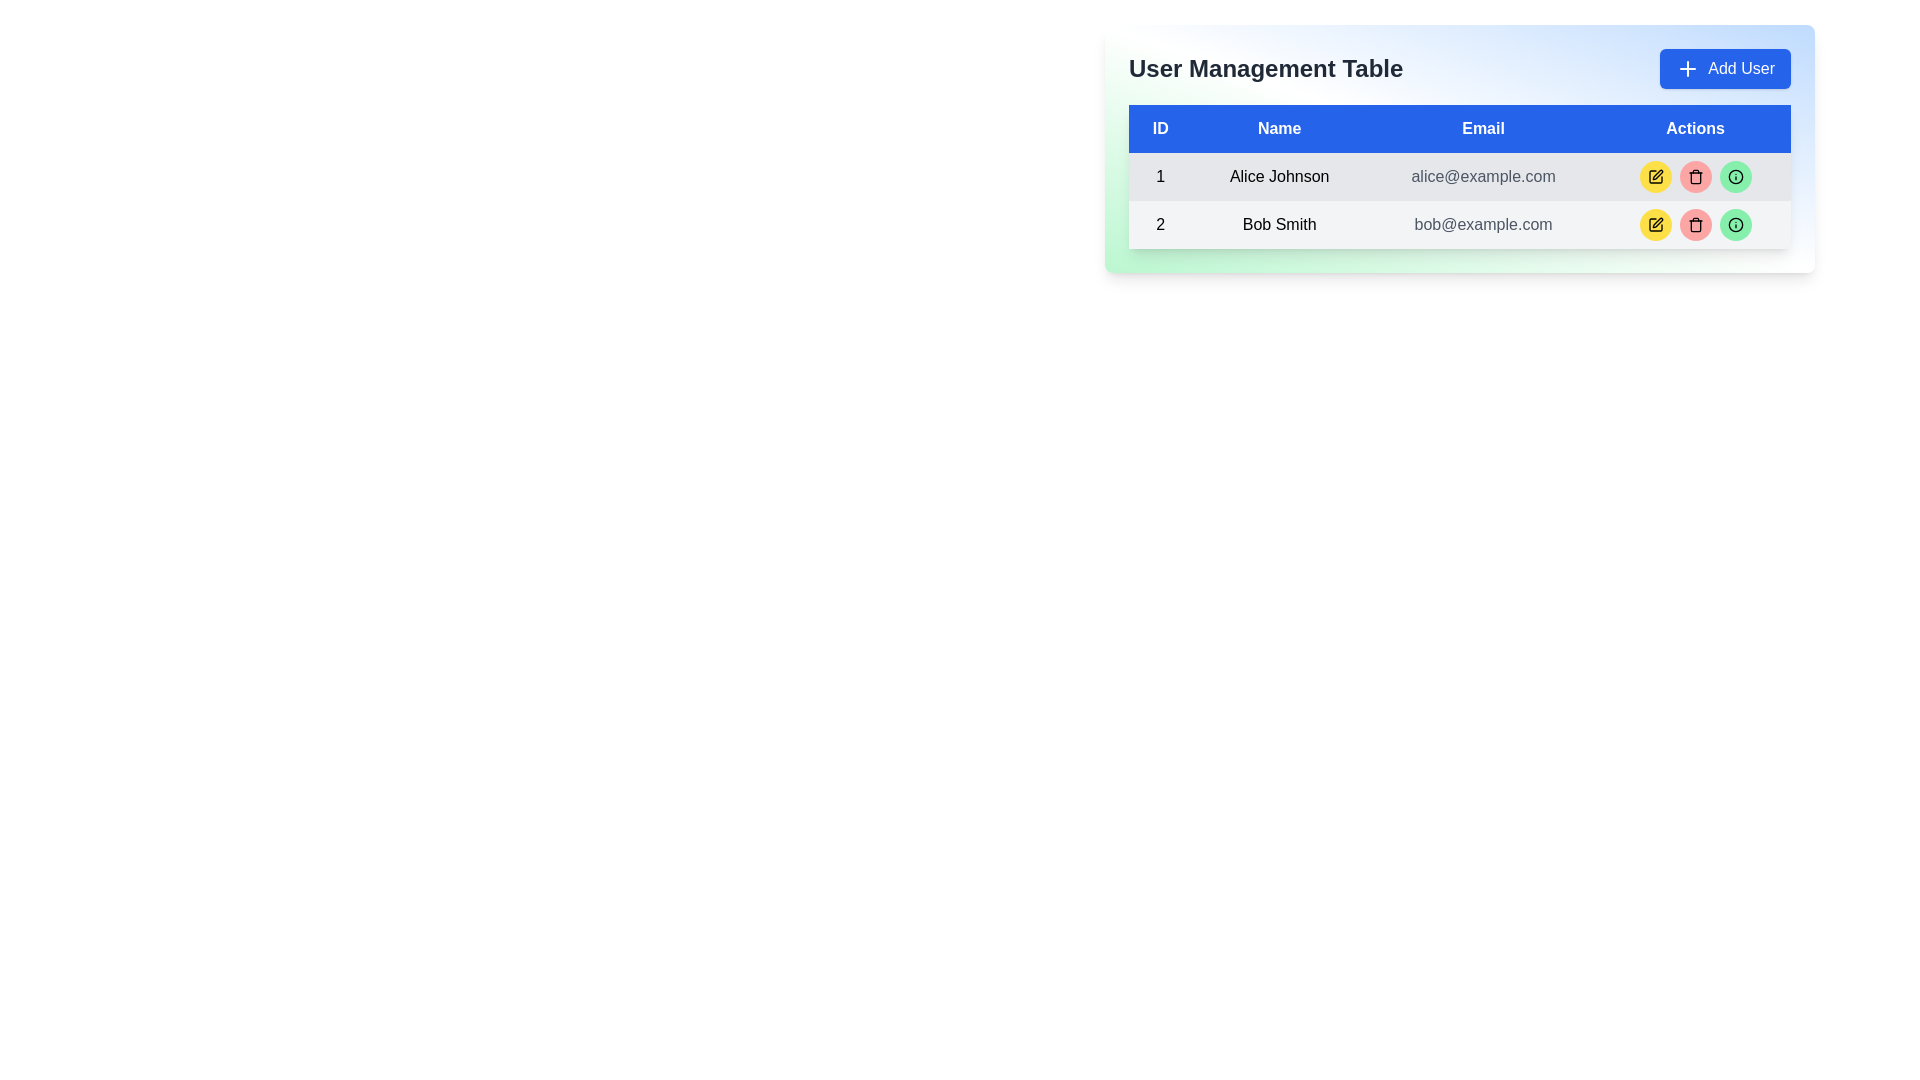 Image resolution: width=1920 pixels, height=1080 pixels. I want to click on the second row in the user management table for possible bulk actions, so click(1459, 224).